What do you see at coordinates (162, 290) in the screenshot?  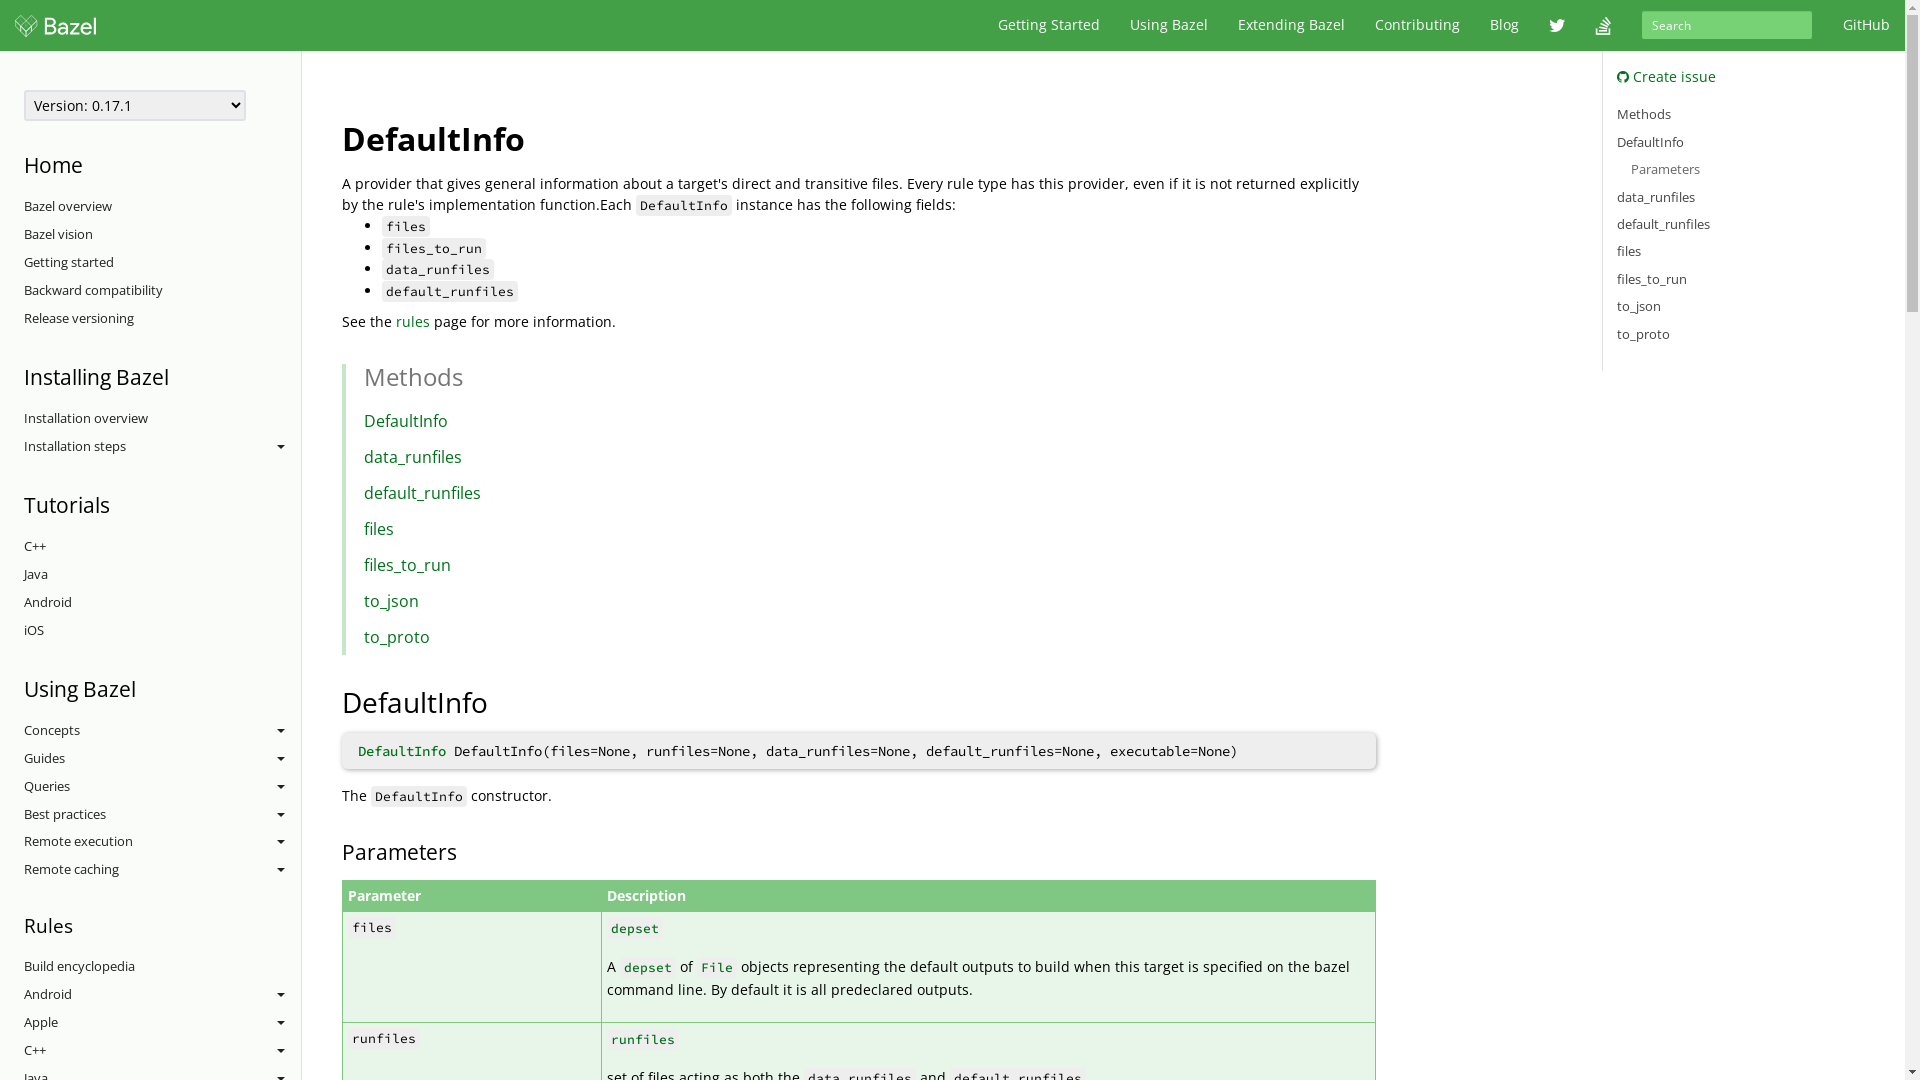 I see `'Backward compatibility'` at bounding box center [162, 290].